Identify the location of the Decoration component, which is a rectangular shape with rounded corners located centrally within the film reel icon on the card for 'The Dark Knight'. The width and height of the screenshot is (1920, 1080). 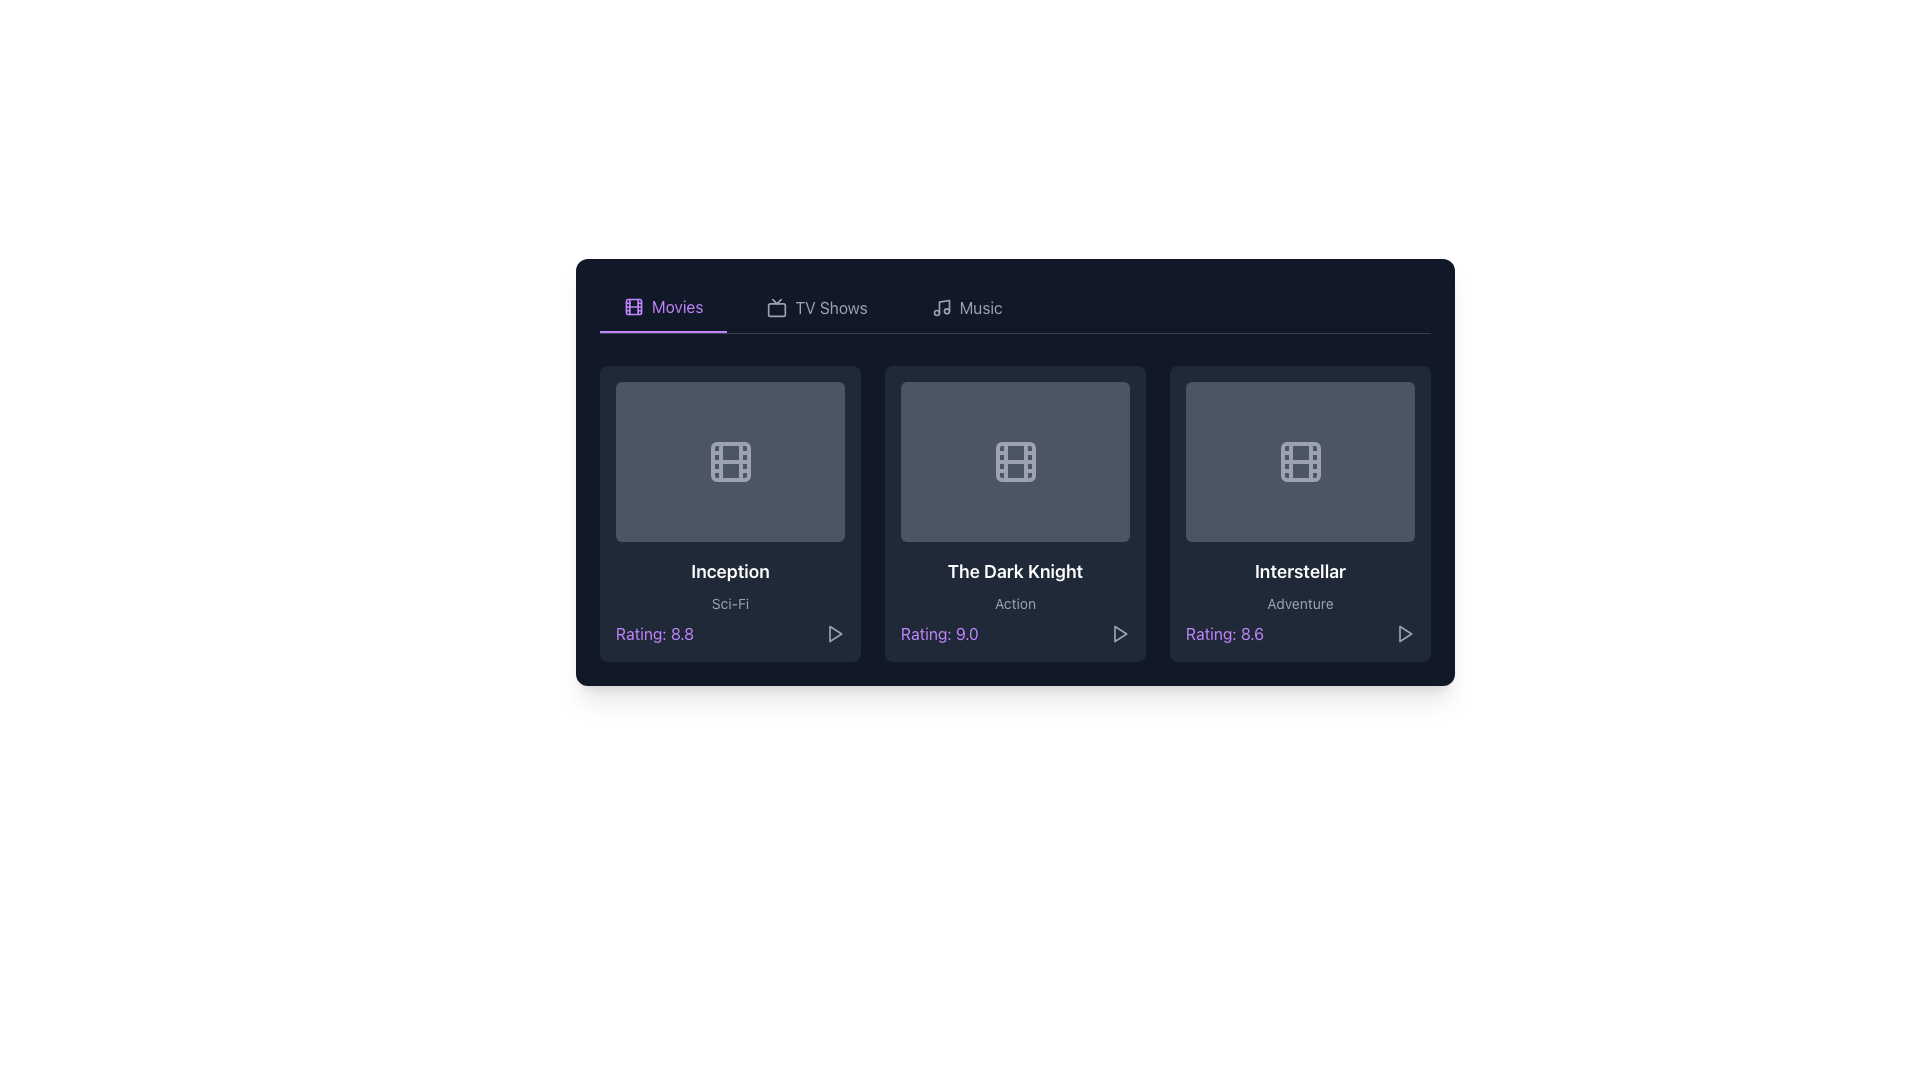
(1015, 462).